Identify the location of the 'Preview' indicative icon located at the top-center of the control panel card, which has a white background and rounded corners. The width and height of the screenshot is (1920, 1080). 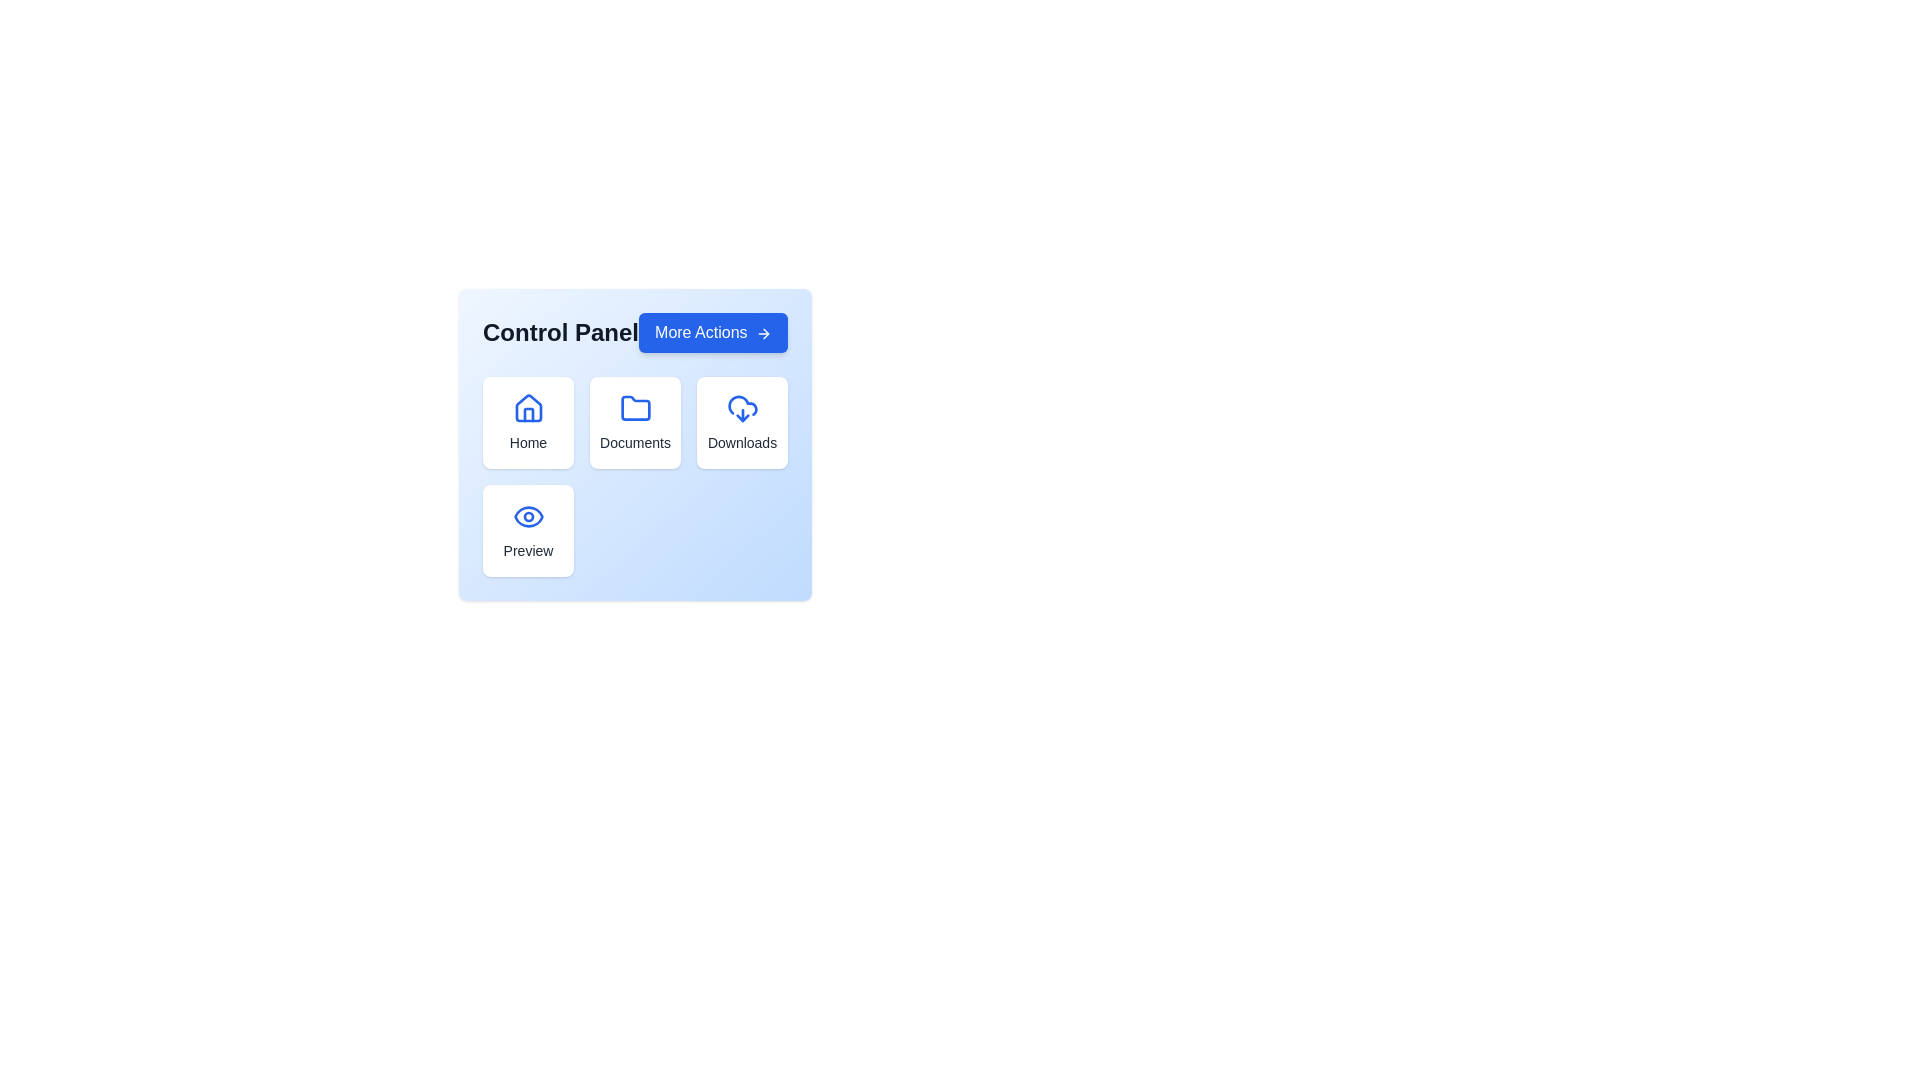
(528, 515).